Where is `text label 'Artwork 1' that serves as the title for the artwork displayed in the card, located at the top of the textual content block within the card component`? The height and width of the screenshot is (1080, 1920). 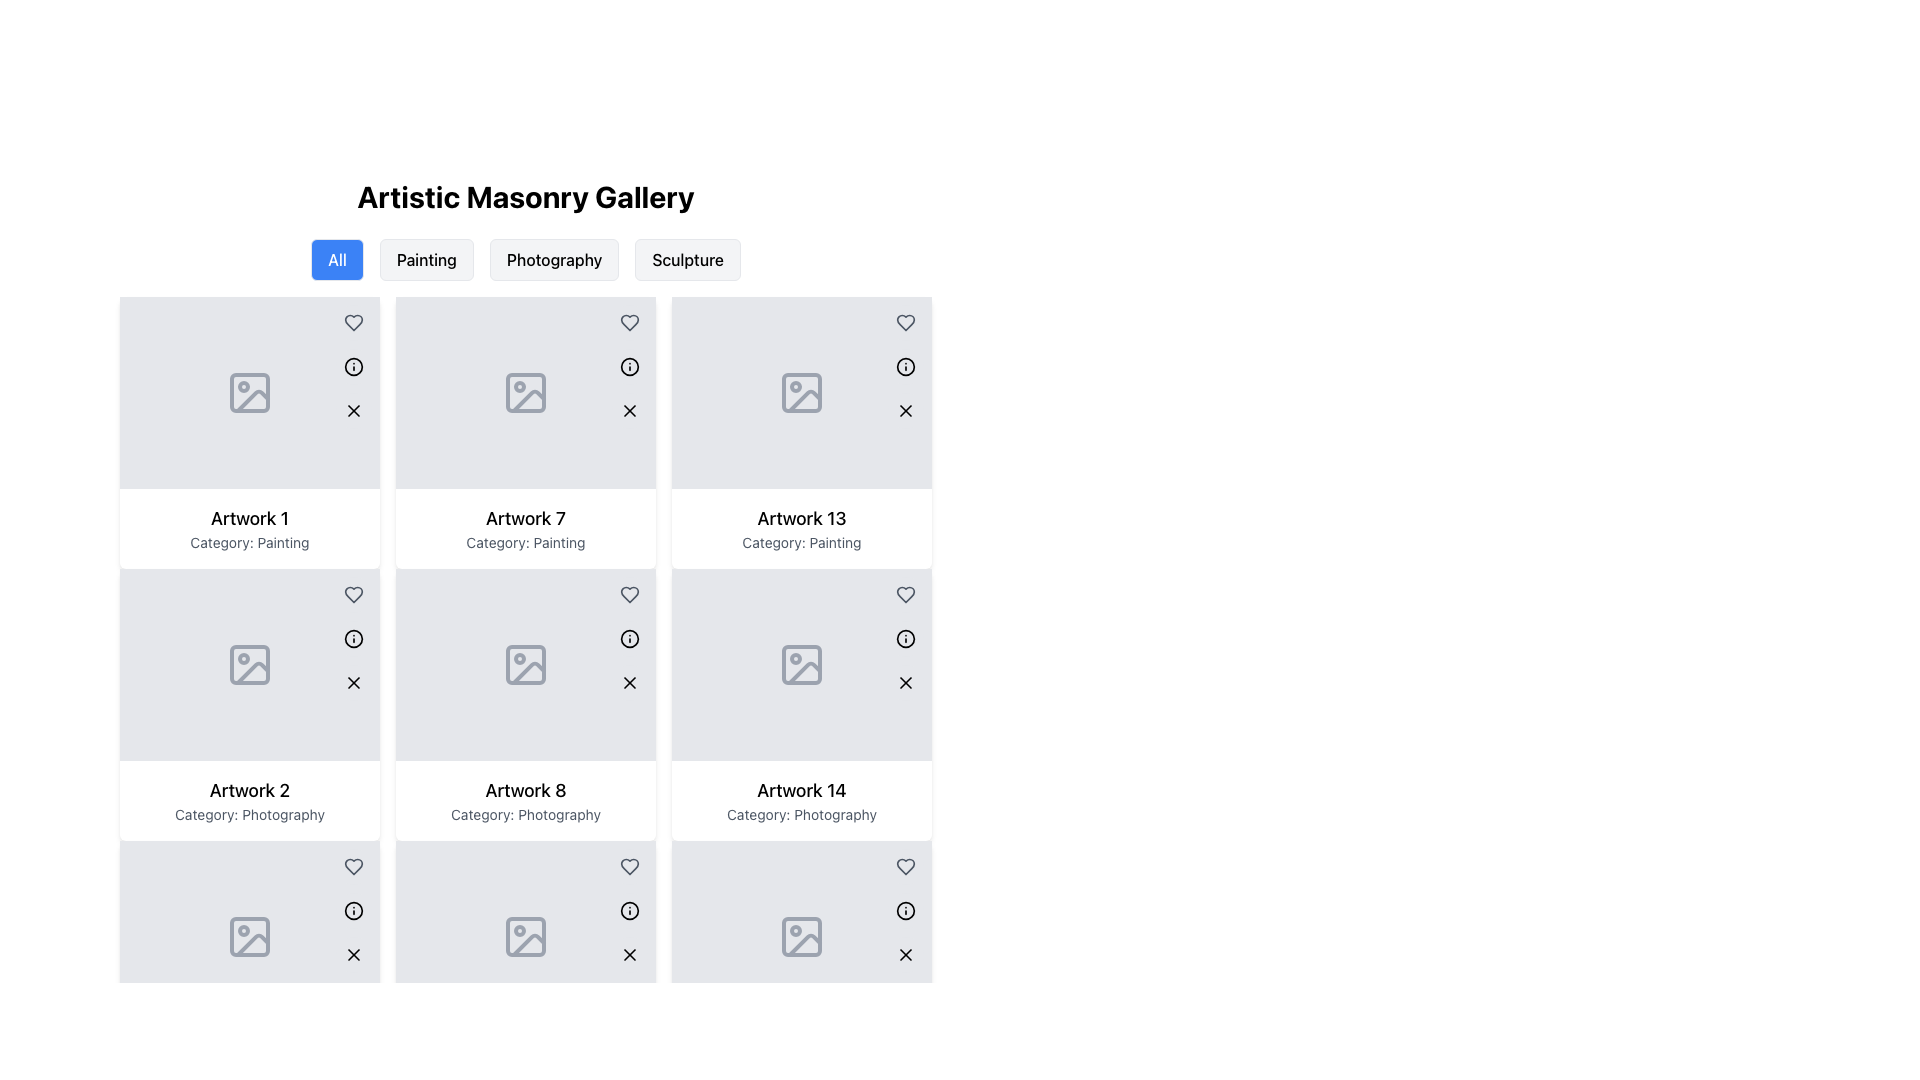 text label 'Artwork 1' that serves as the title for the artwork displayed in the card, located at the top of the textual content block within the card component is located at coordinates (248, 518).